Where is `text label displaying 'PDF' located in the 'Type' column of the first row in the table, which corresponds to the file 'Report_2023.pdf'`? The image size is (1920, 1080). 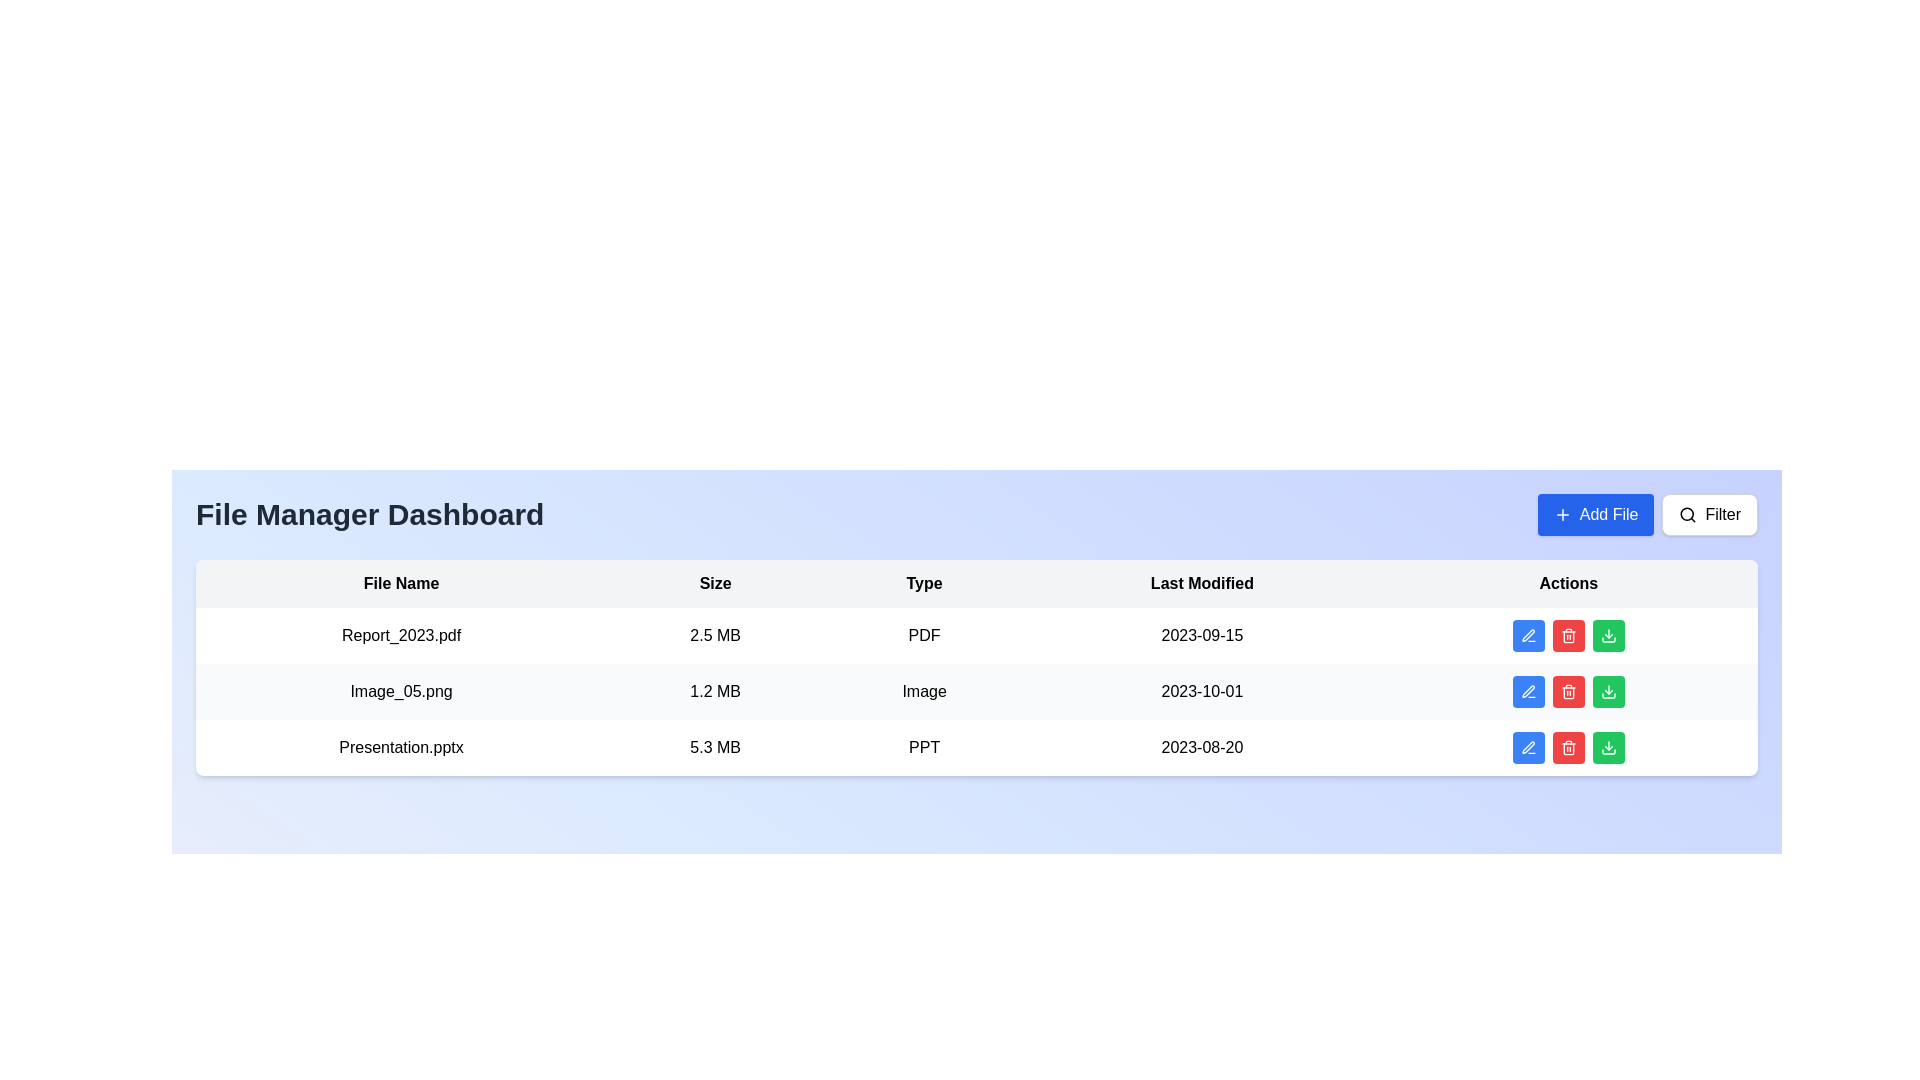 text label displaying 'PDF' located in the 'Type' column of the first row in the table, which corresponds to the file 'Report_2023.pdf' is located at coordinates (923, 636).